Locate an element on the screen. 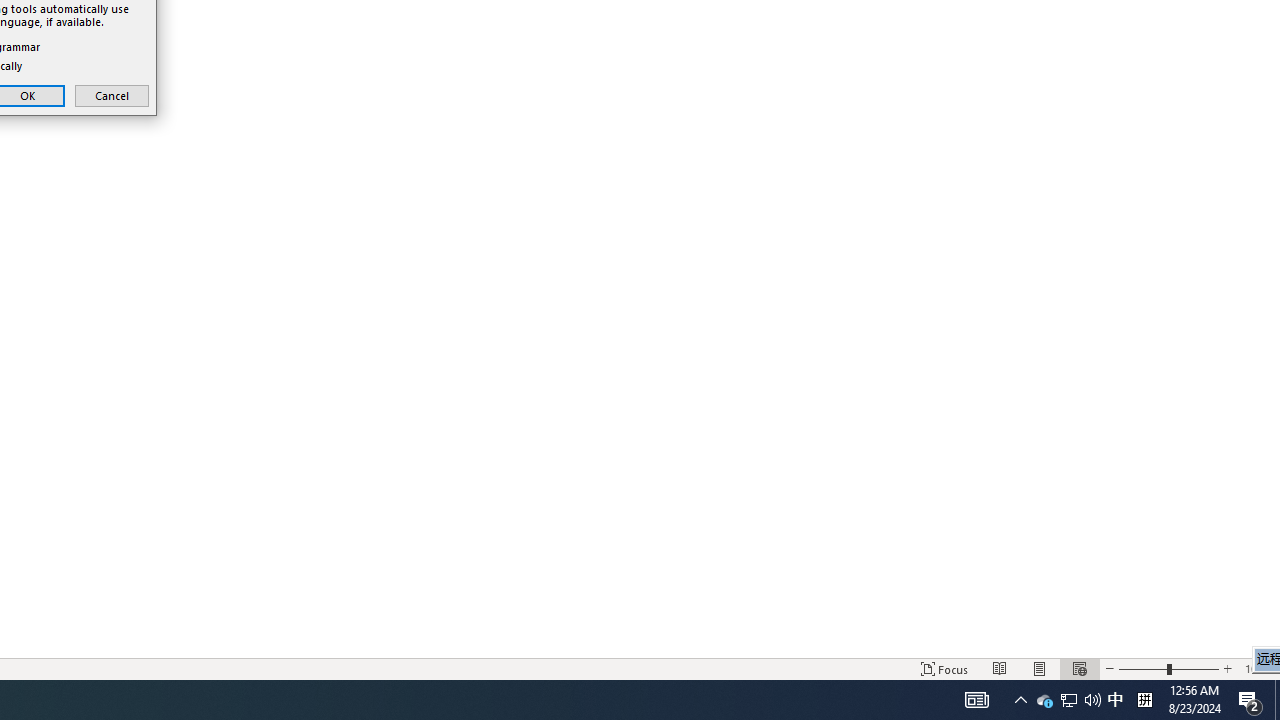 The width and height of the screenshot is (1280, 720). 'Q2790: 100%' is located at coordinates (1067, 698).